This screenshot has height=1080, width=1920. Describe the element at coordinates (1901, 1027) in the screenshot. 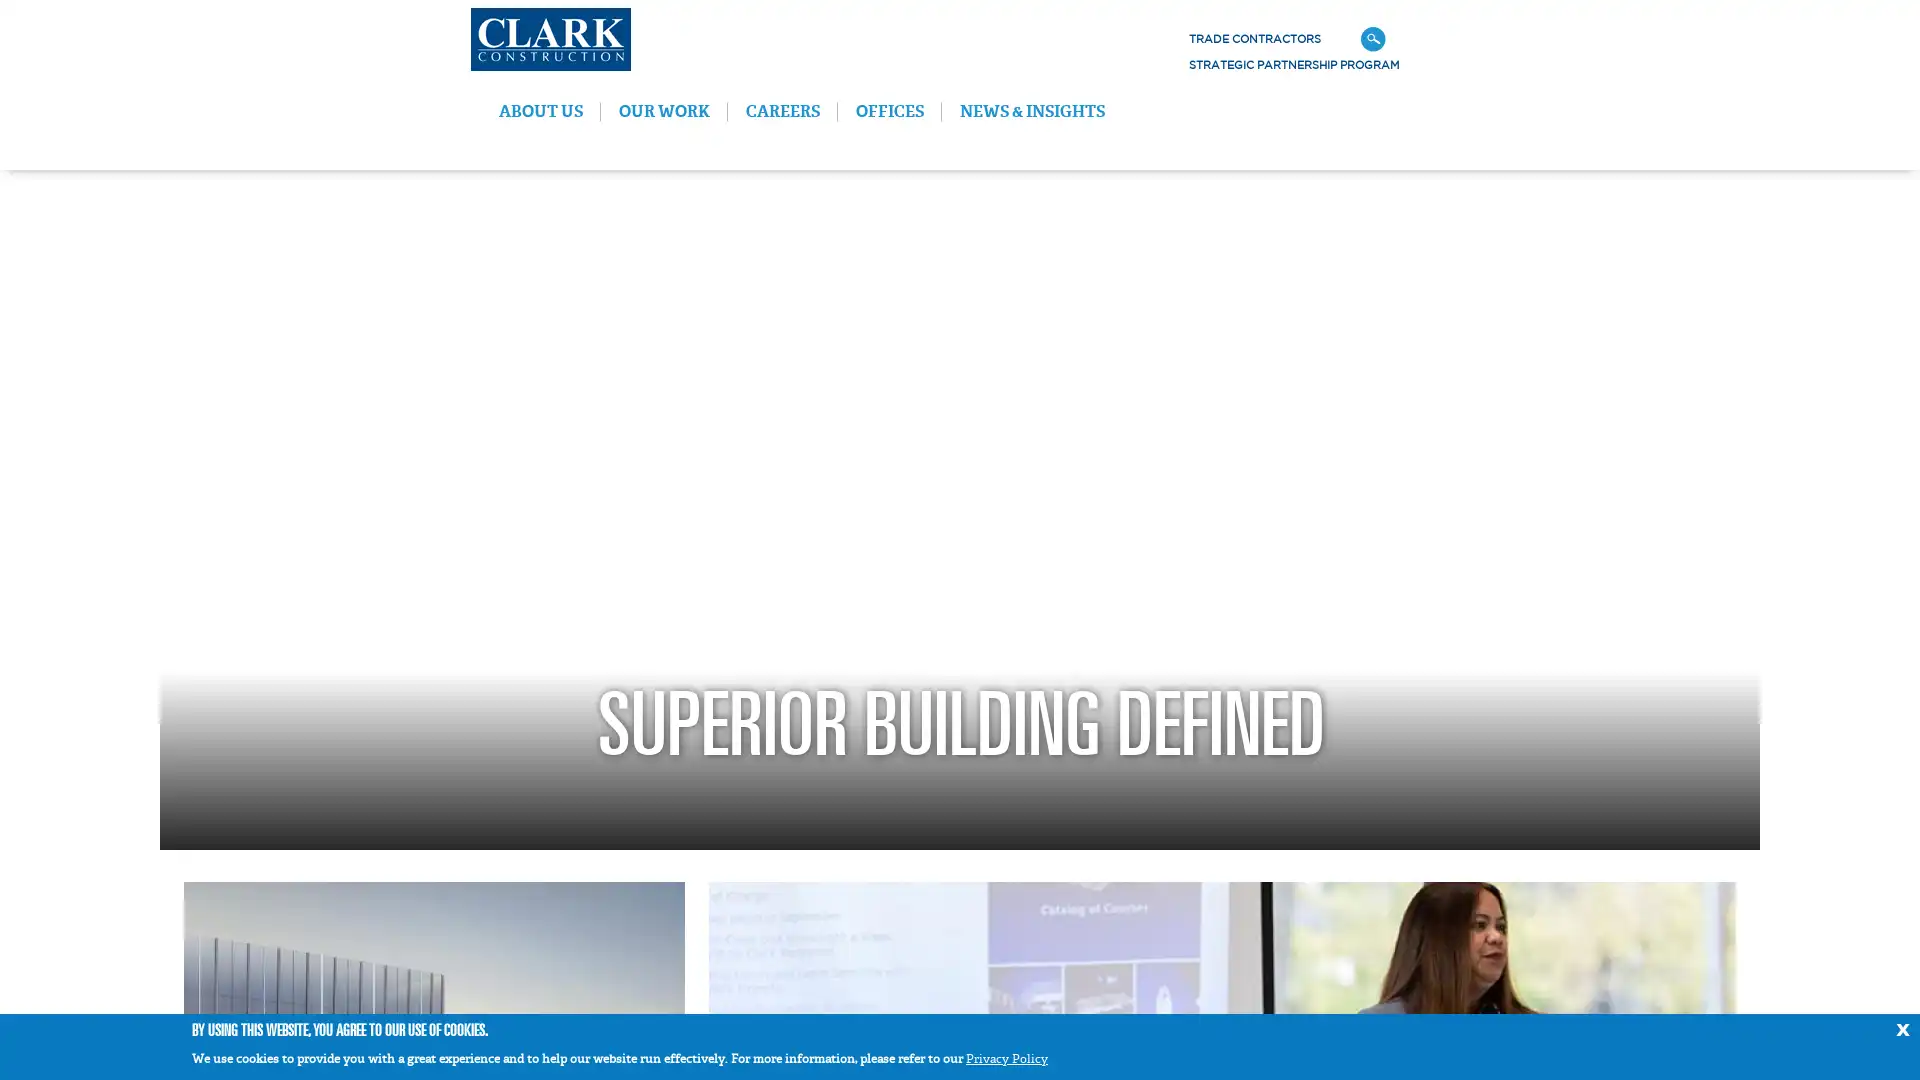

I see `x` at that location.